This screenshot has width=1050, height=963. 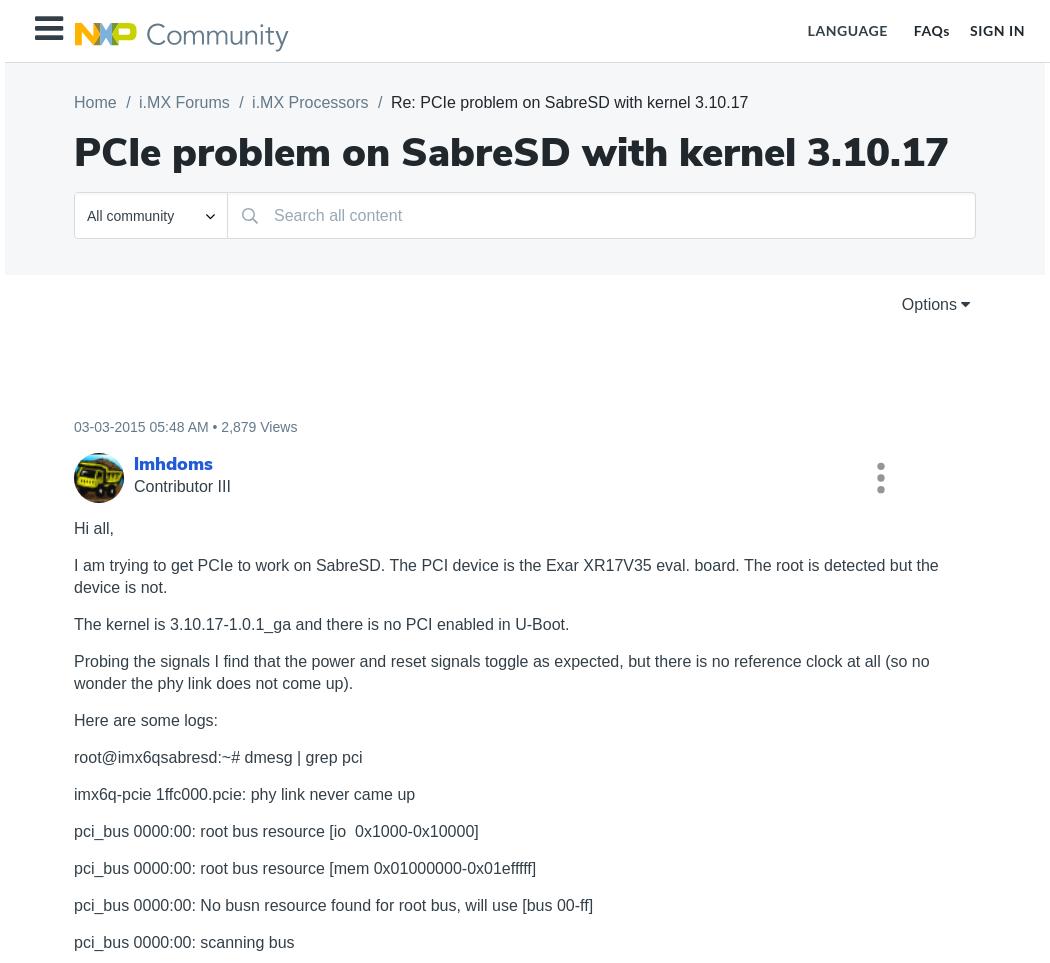 I want to click on '2,879 Views', so click(x=259, y=426).